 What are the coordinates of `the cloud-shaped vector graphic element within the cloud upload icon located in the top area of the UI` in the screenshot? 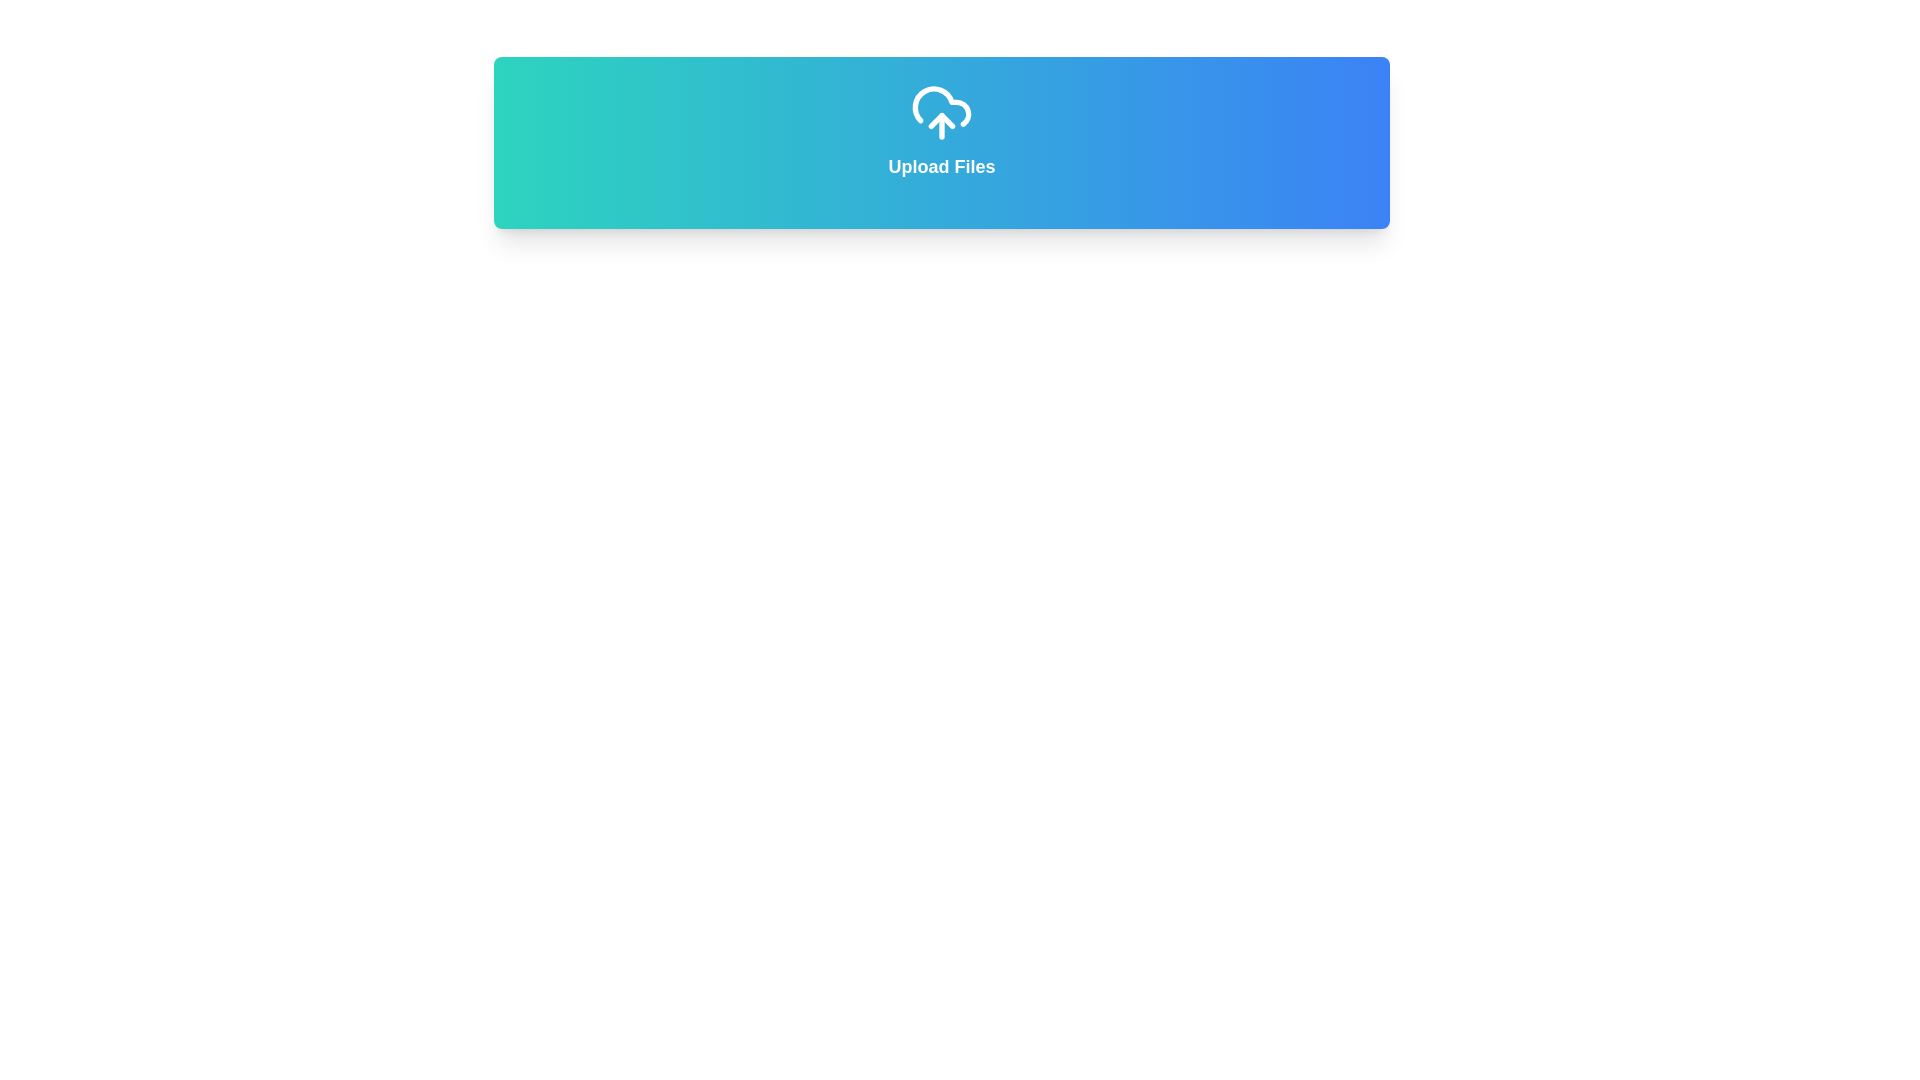 It's located at (940, 106).